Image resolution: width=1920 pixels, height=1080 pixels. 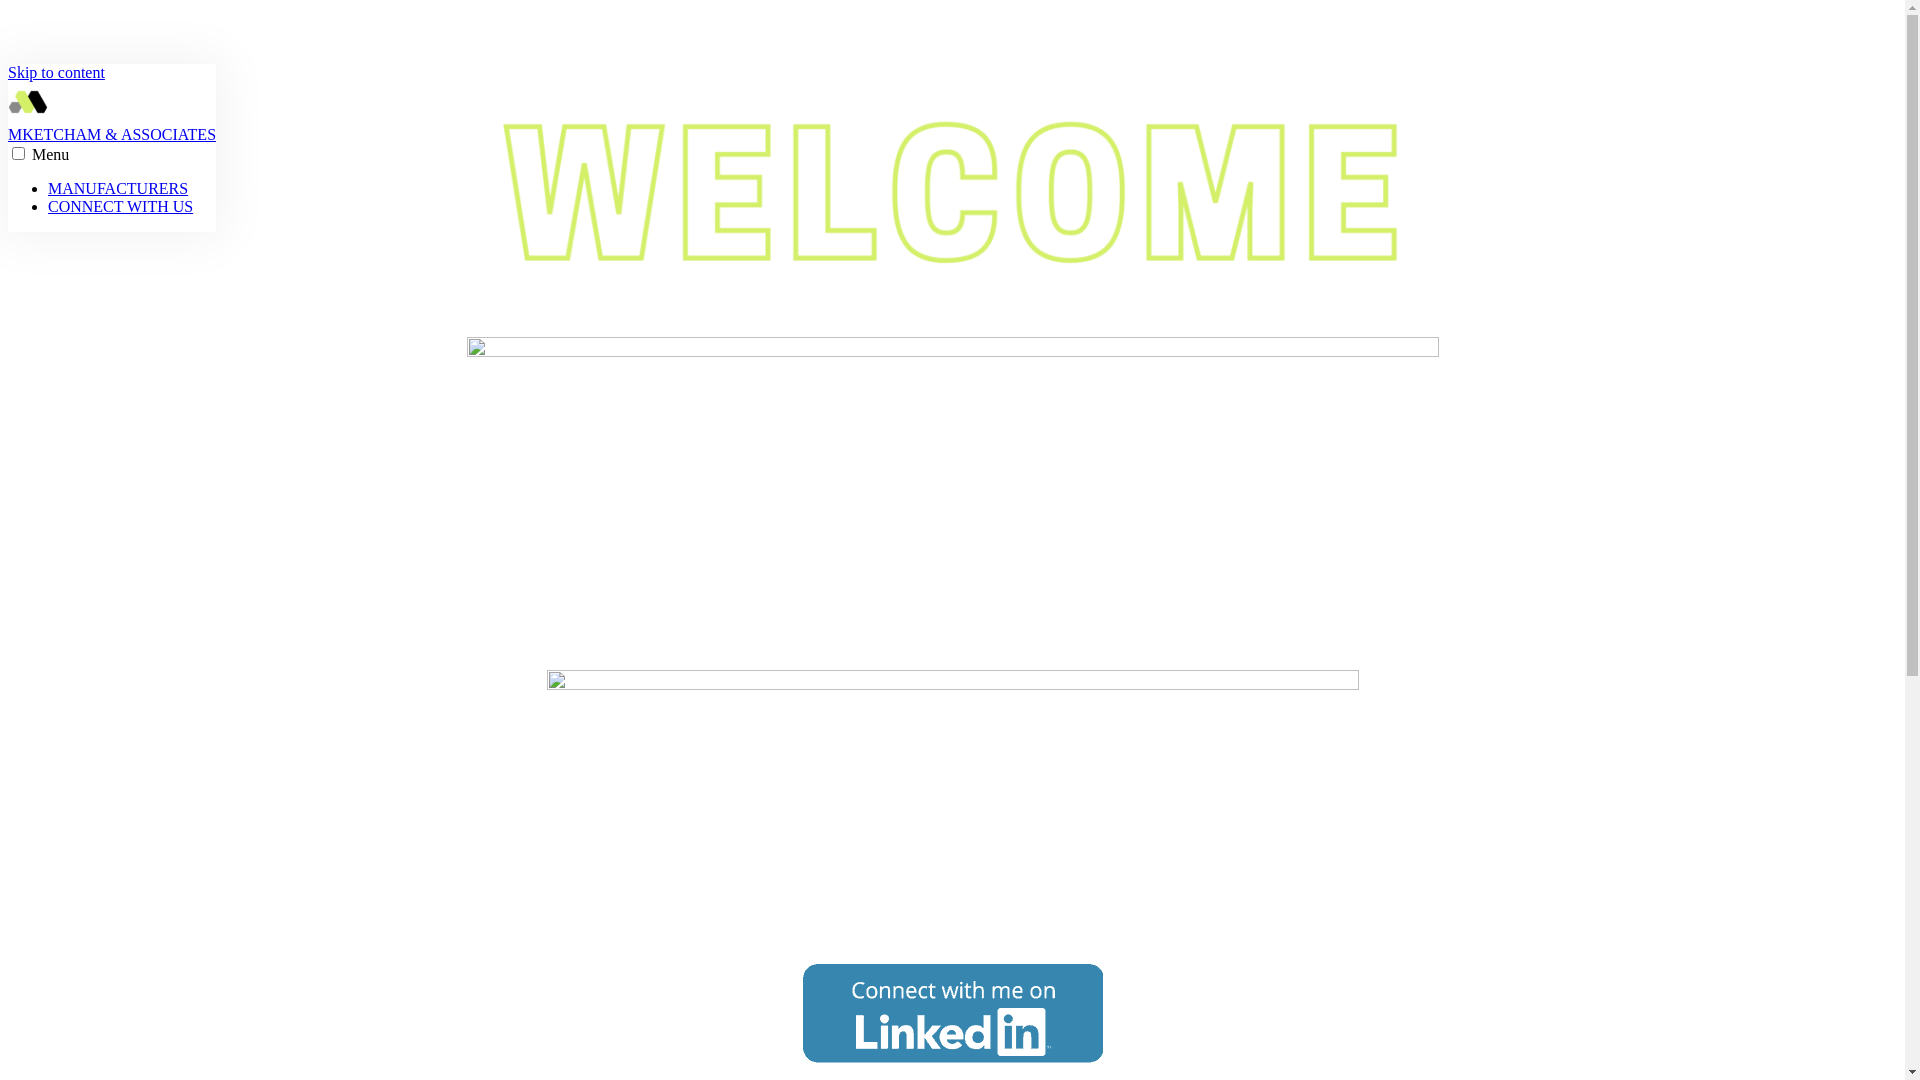 I want to click on 'CONNECT WITH US', so click(x=119, y=206).